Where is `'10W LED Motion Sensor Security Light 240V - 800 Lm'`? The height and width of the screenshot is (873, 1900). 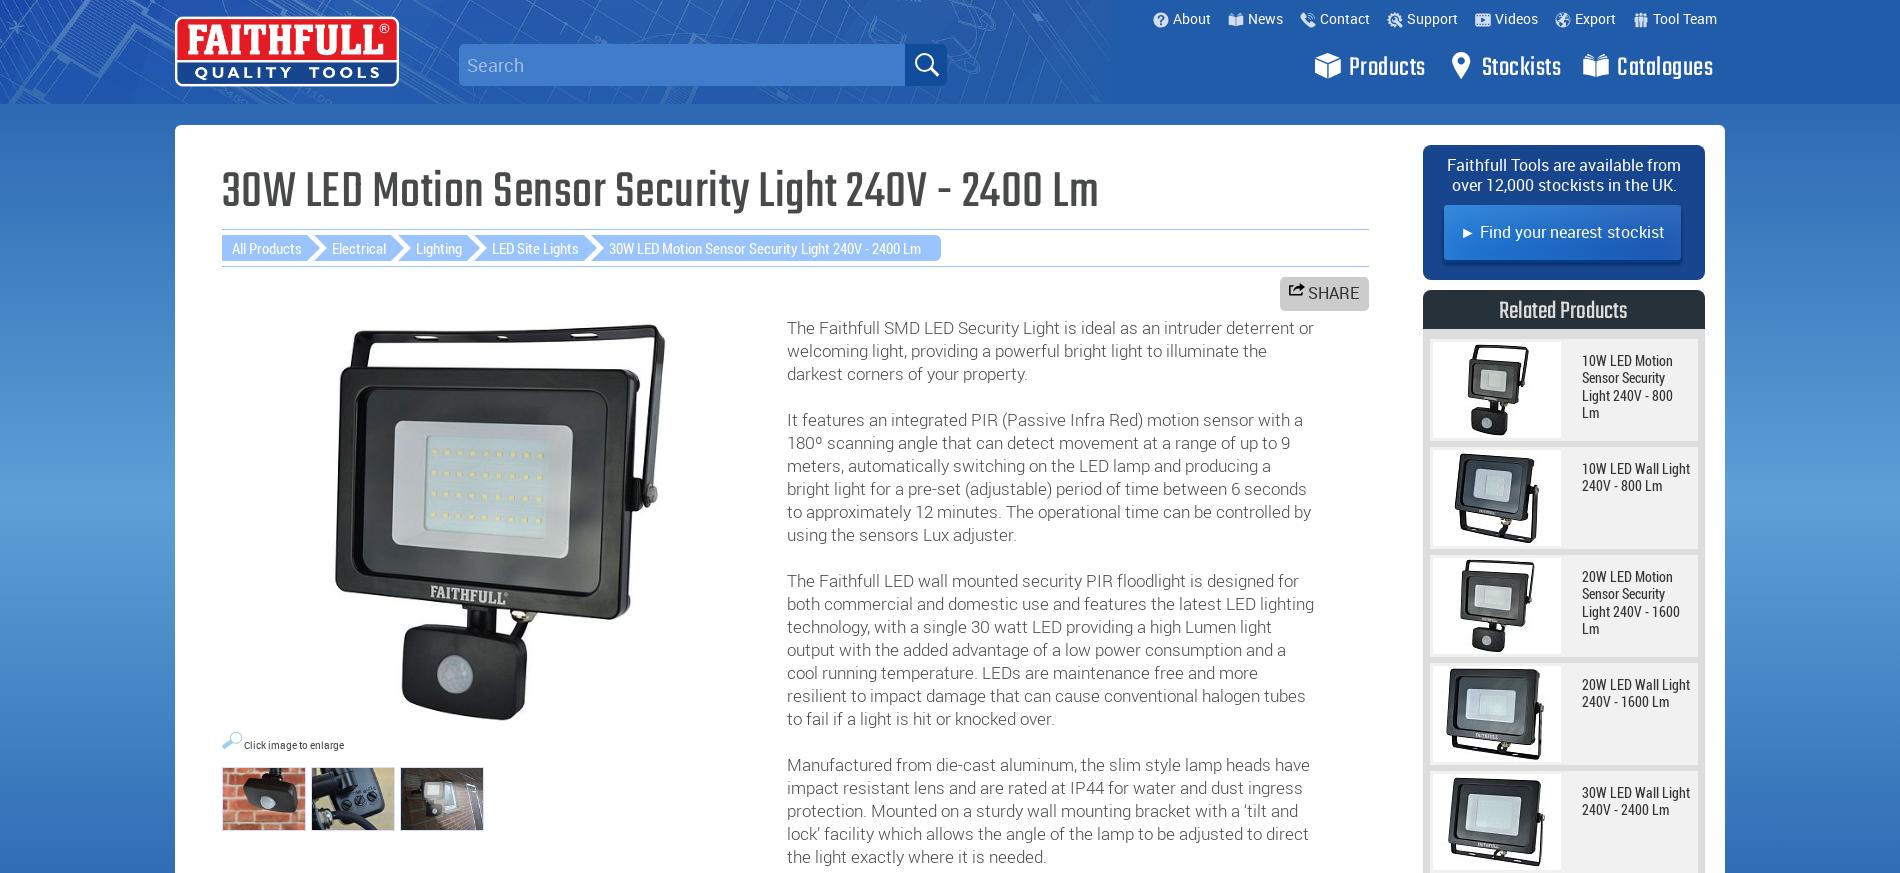 '10W LED Motion Sensor Security Light 240V - 800 Lm' is located at coordinates (1581, 385).